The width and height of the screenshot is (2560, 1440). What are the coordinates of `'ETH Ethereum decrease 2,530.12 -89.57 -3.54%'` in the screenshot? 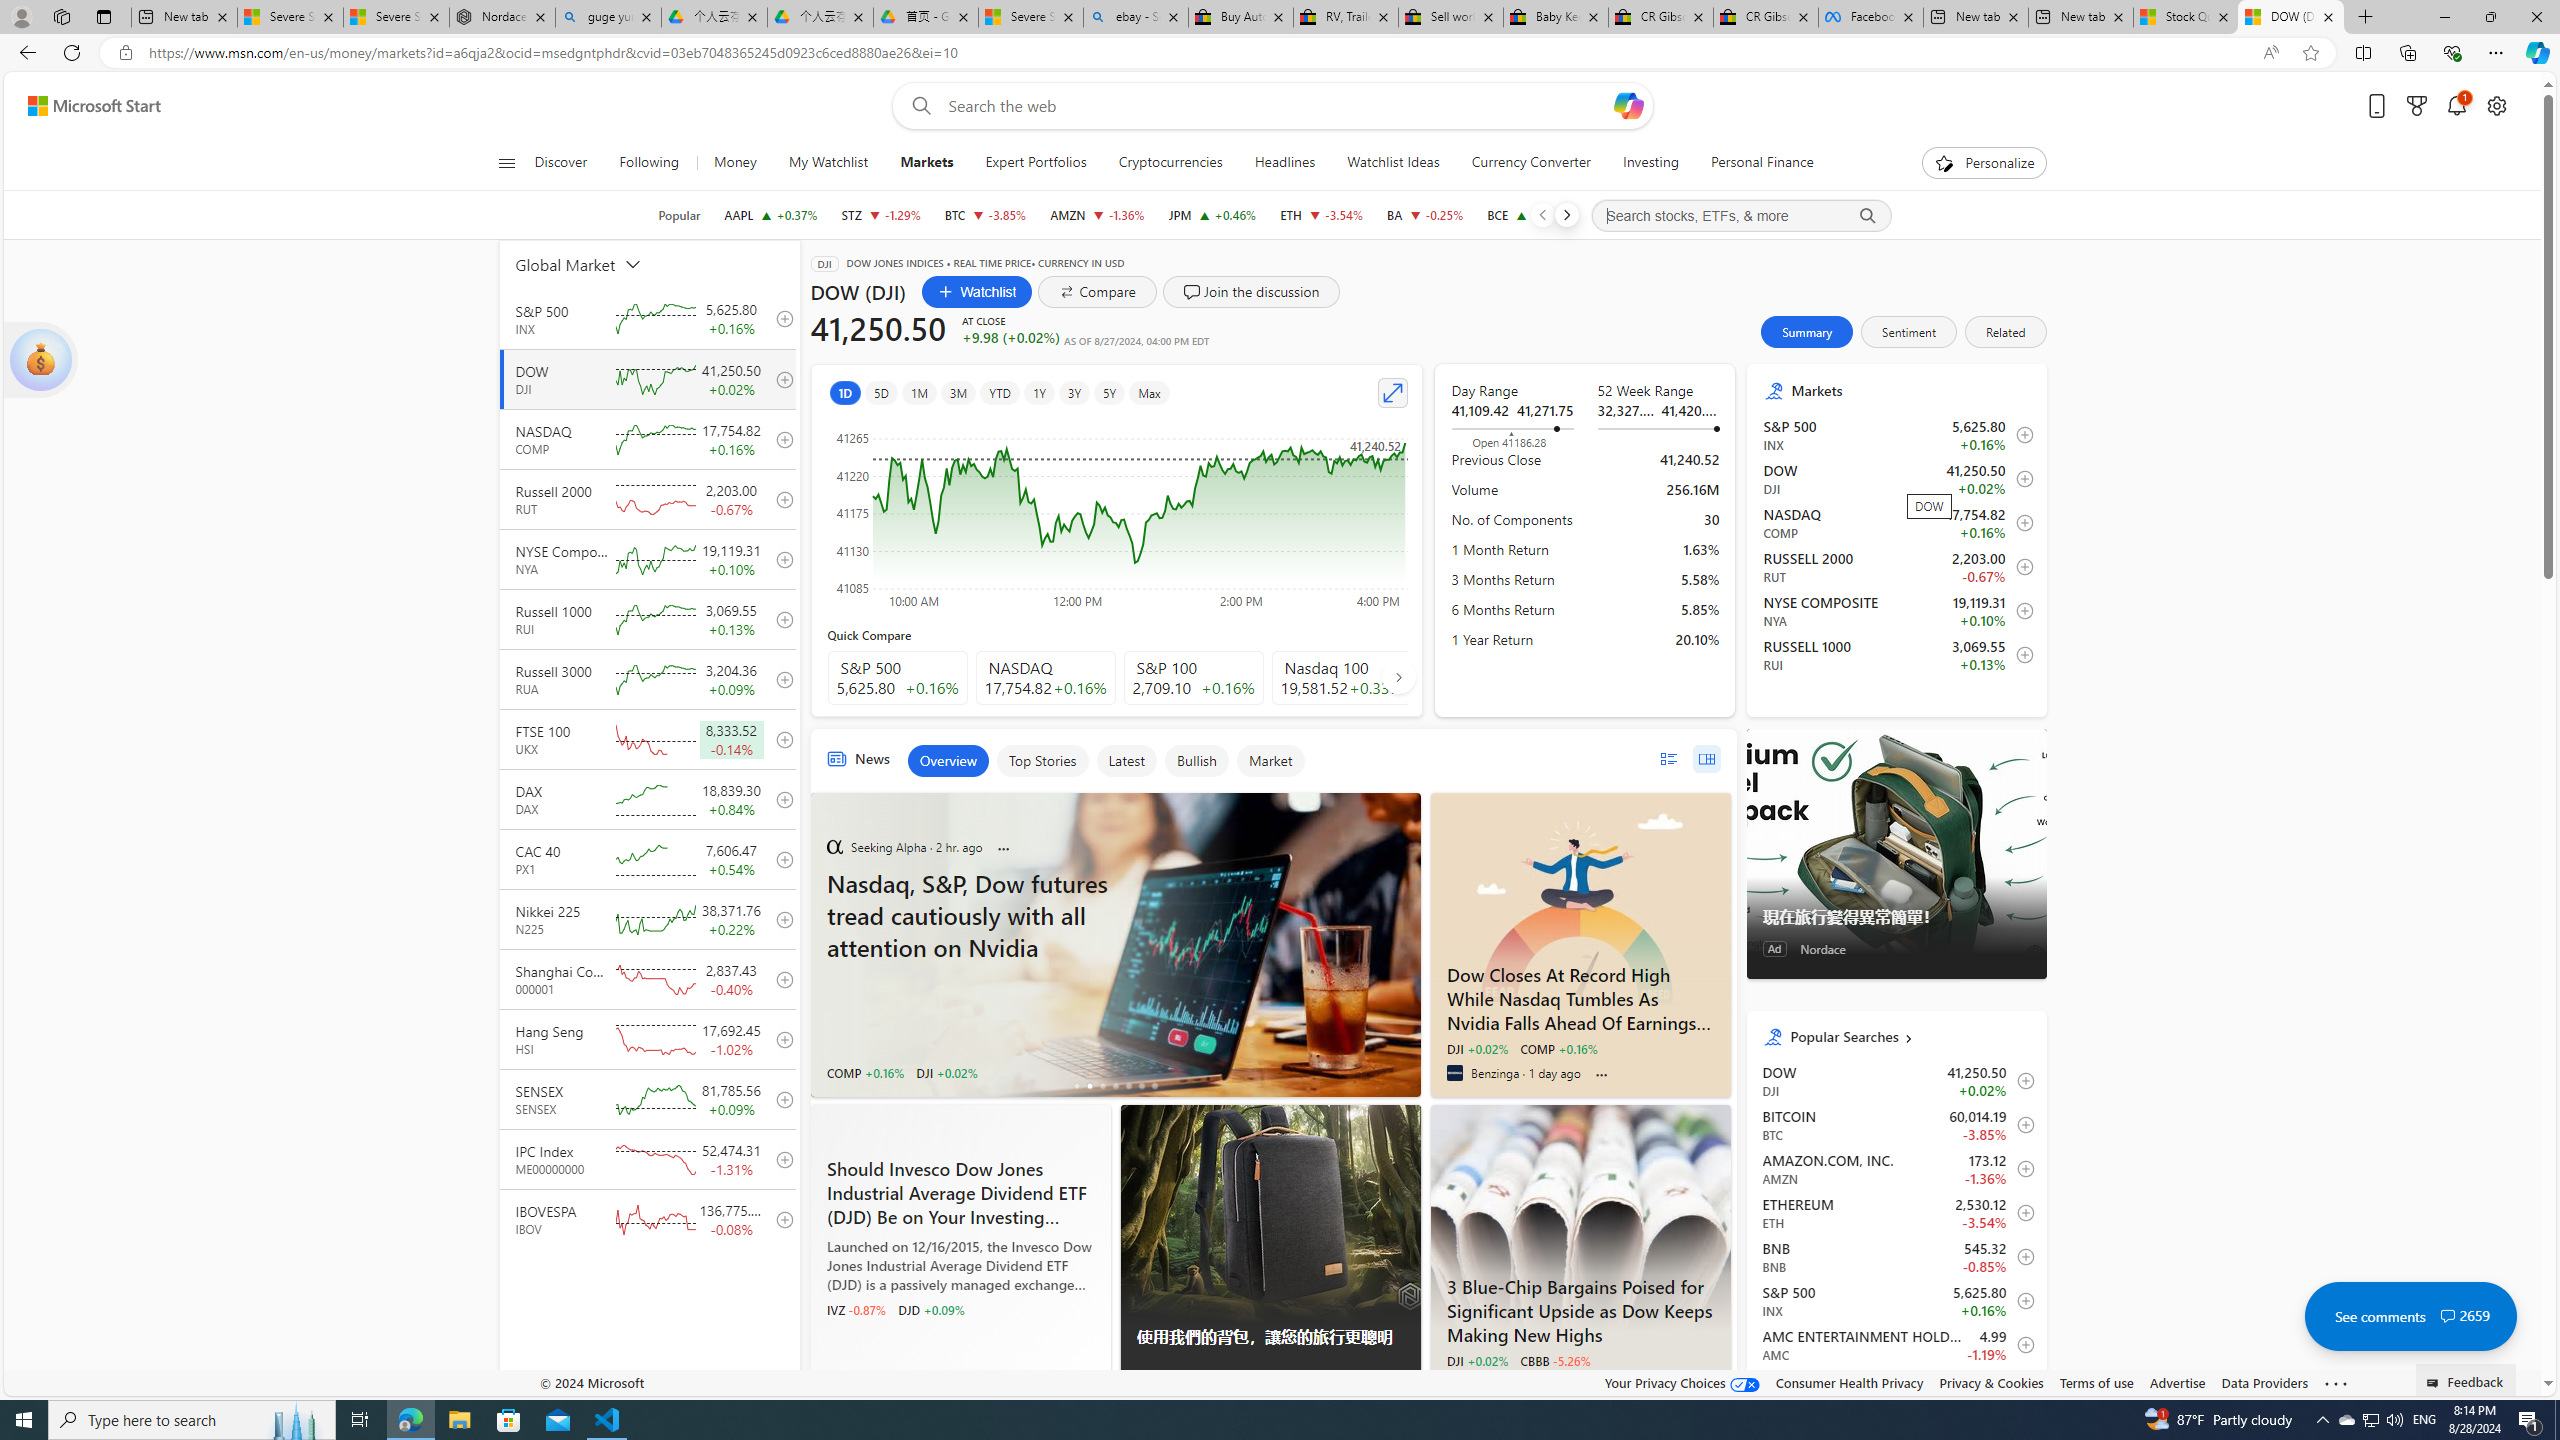 It's located at (1321, 214).